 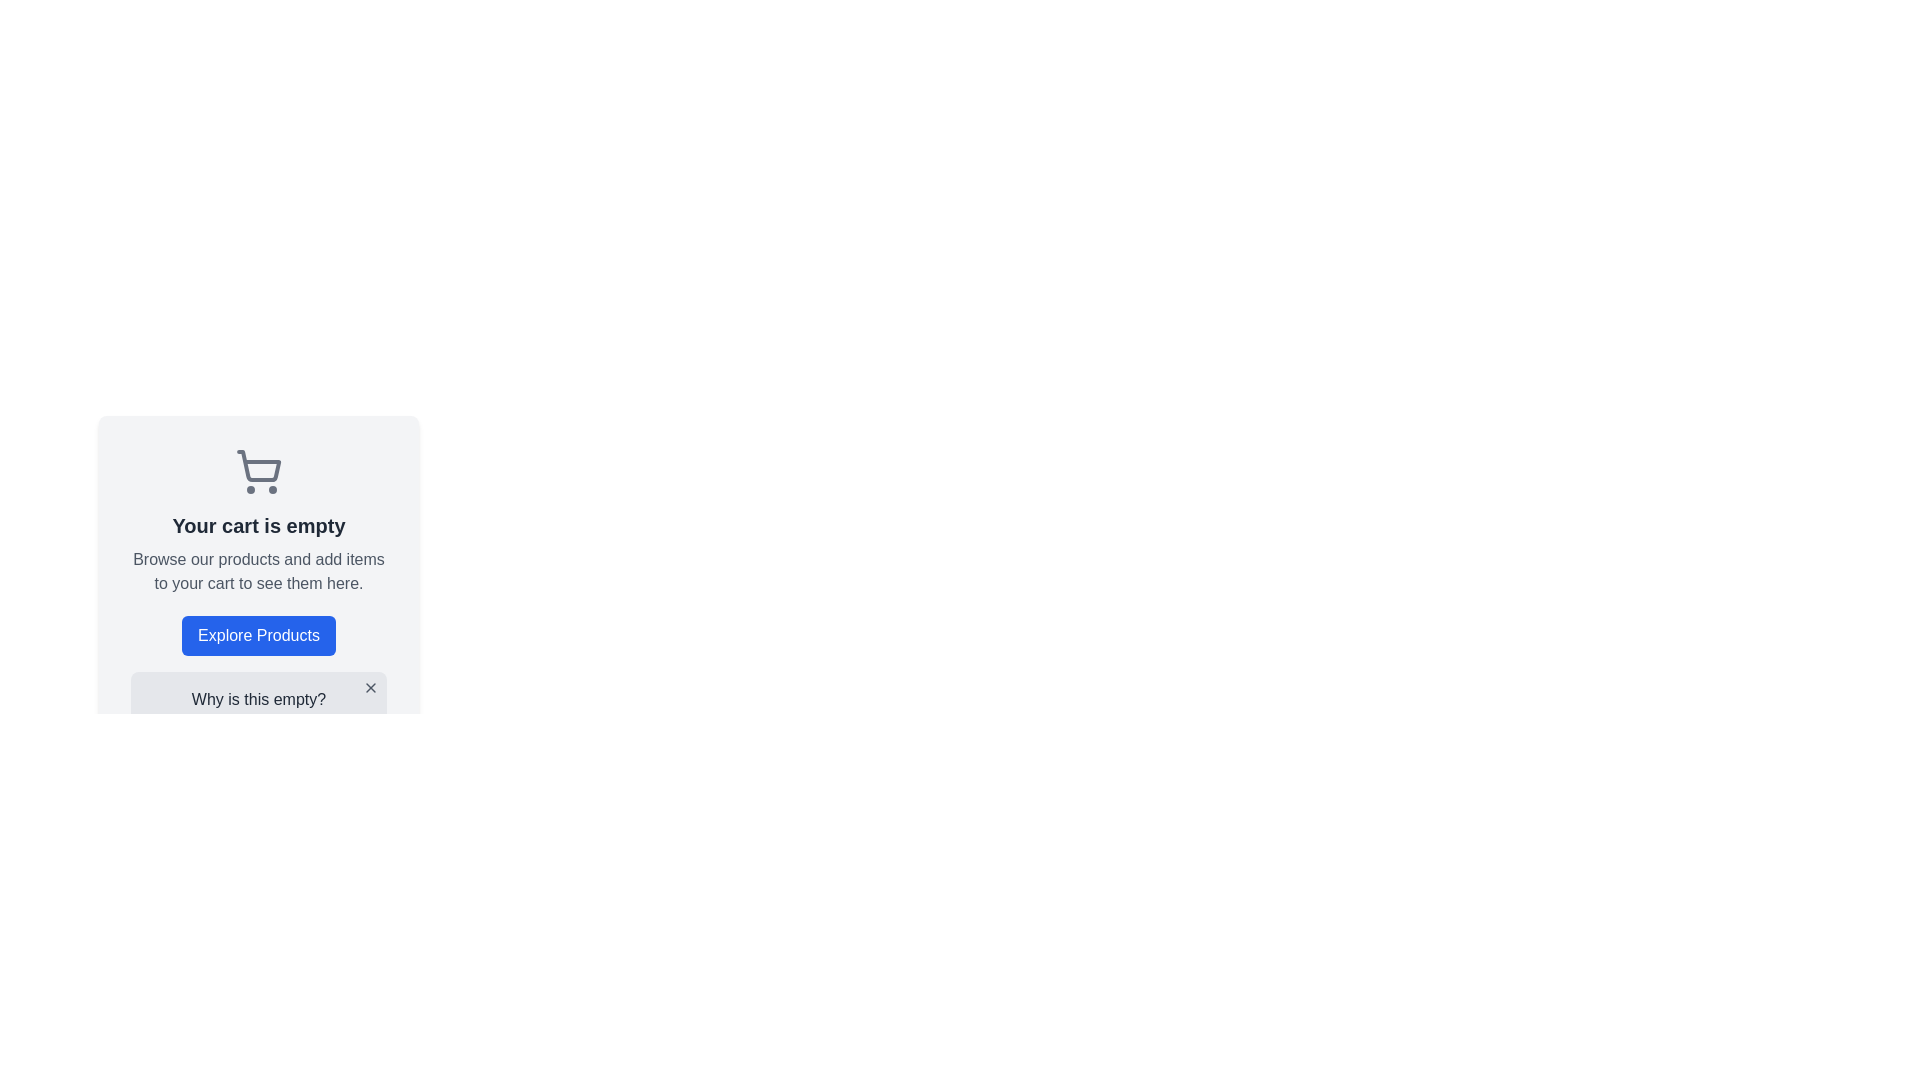 I want to click on the text label that reads 'Your cart is empty', which is styled in bold dark gray and positioned below the shopping cart icon, so click(x=258, y=524).